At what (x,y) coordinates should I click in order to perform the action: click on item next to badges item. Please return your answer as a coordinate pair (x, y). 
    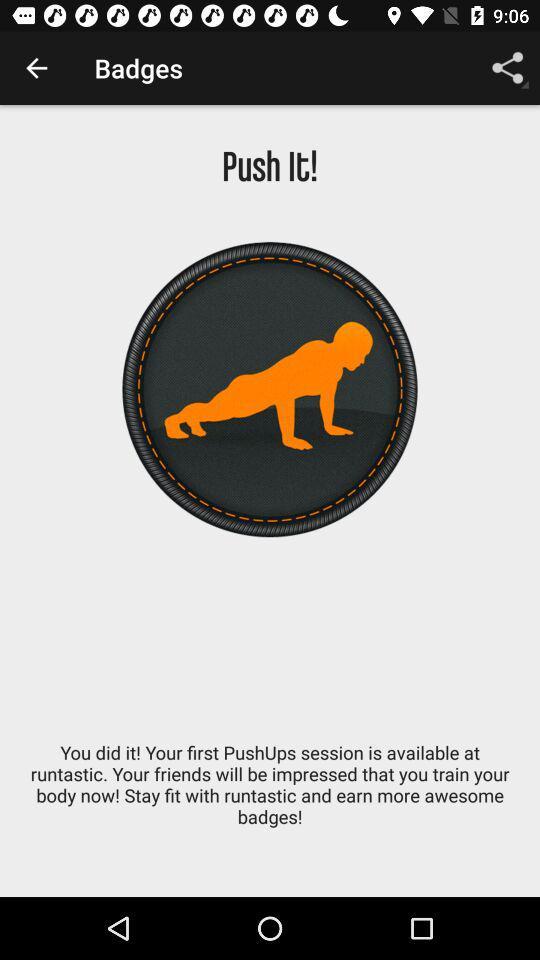
    Looking at the image, I should click on (508, 68).